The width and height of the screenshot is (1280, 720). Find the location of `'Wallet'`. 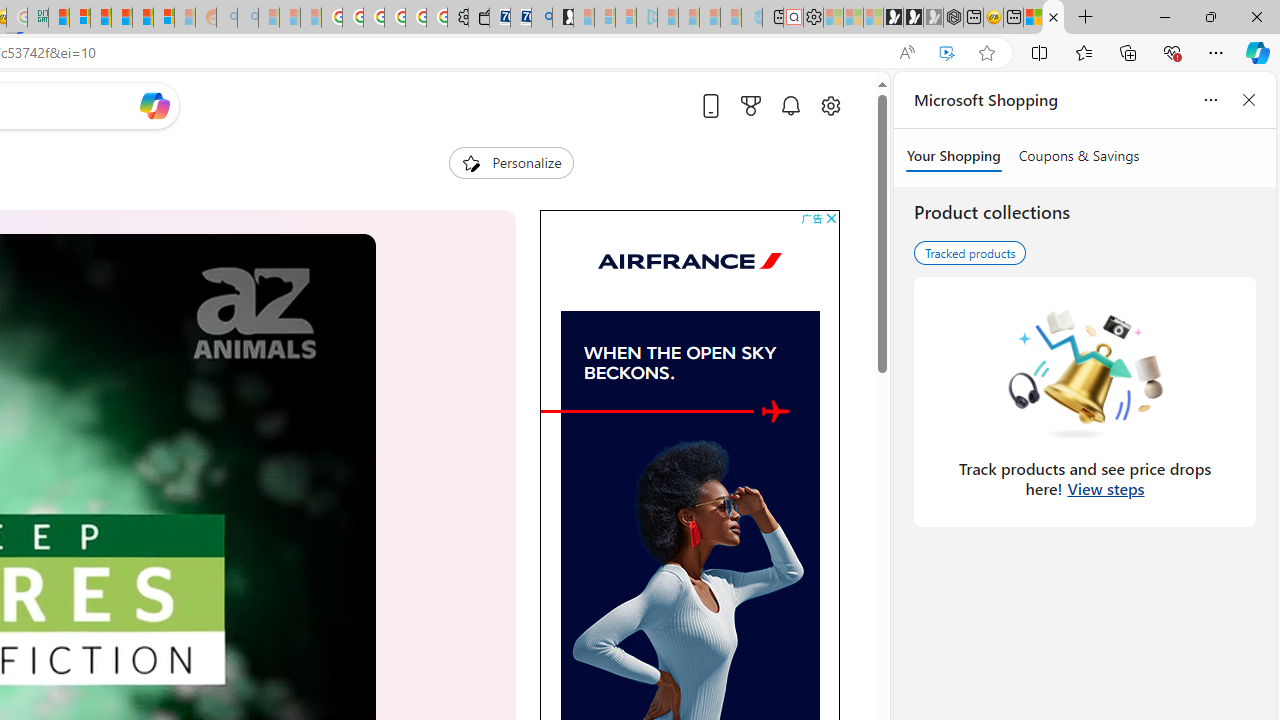

'Wallet' is located at coordinates (477, 17).